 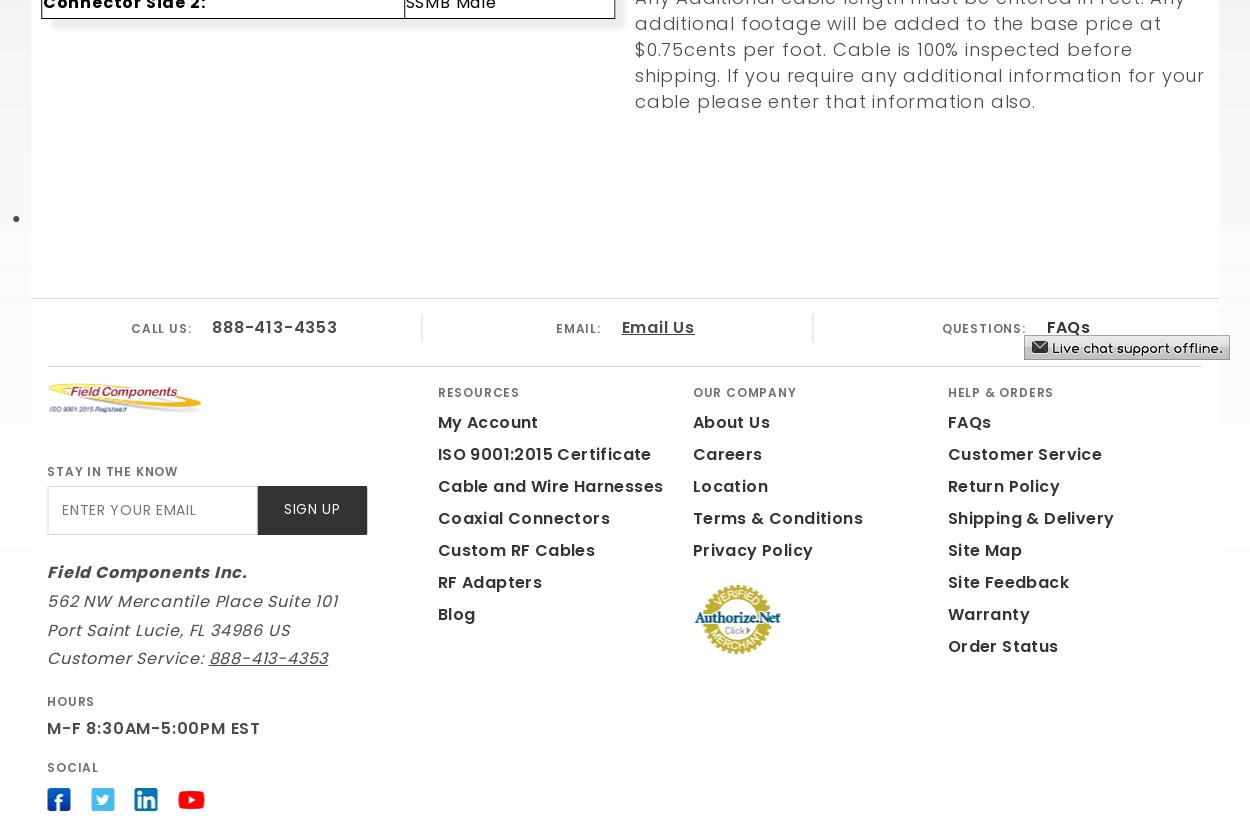 I want to click on 'Privacy Policy', so click(x=752, y=548).